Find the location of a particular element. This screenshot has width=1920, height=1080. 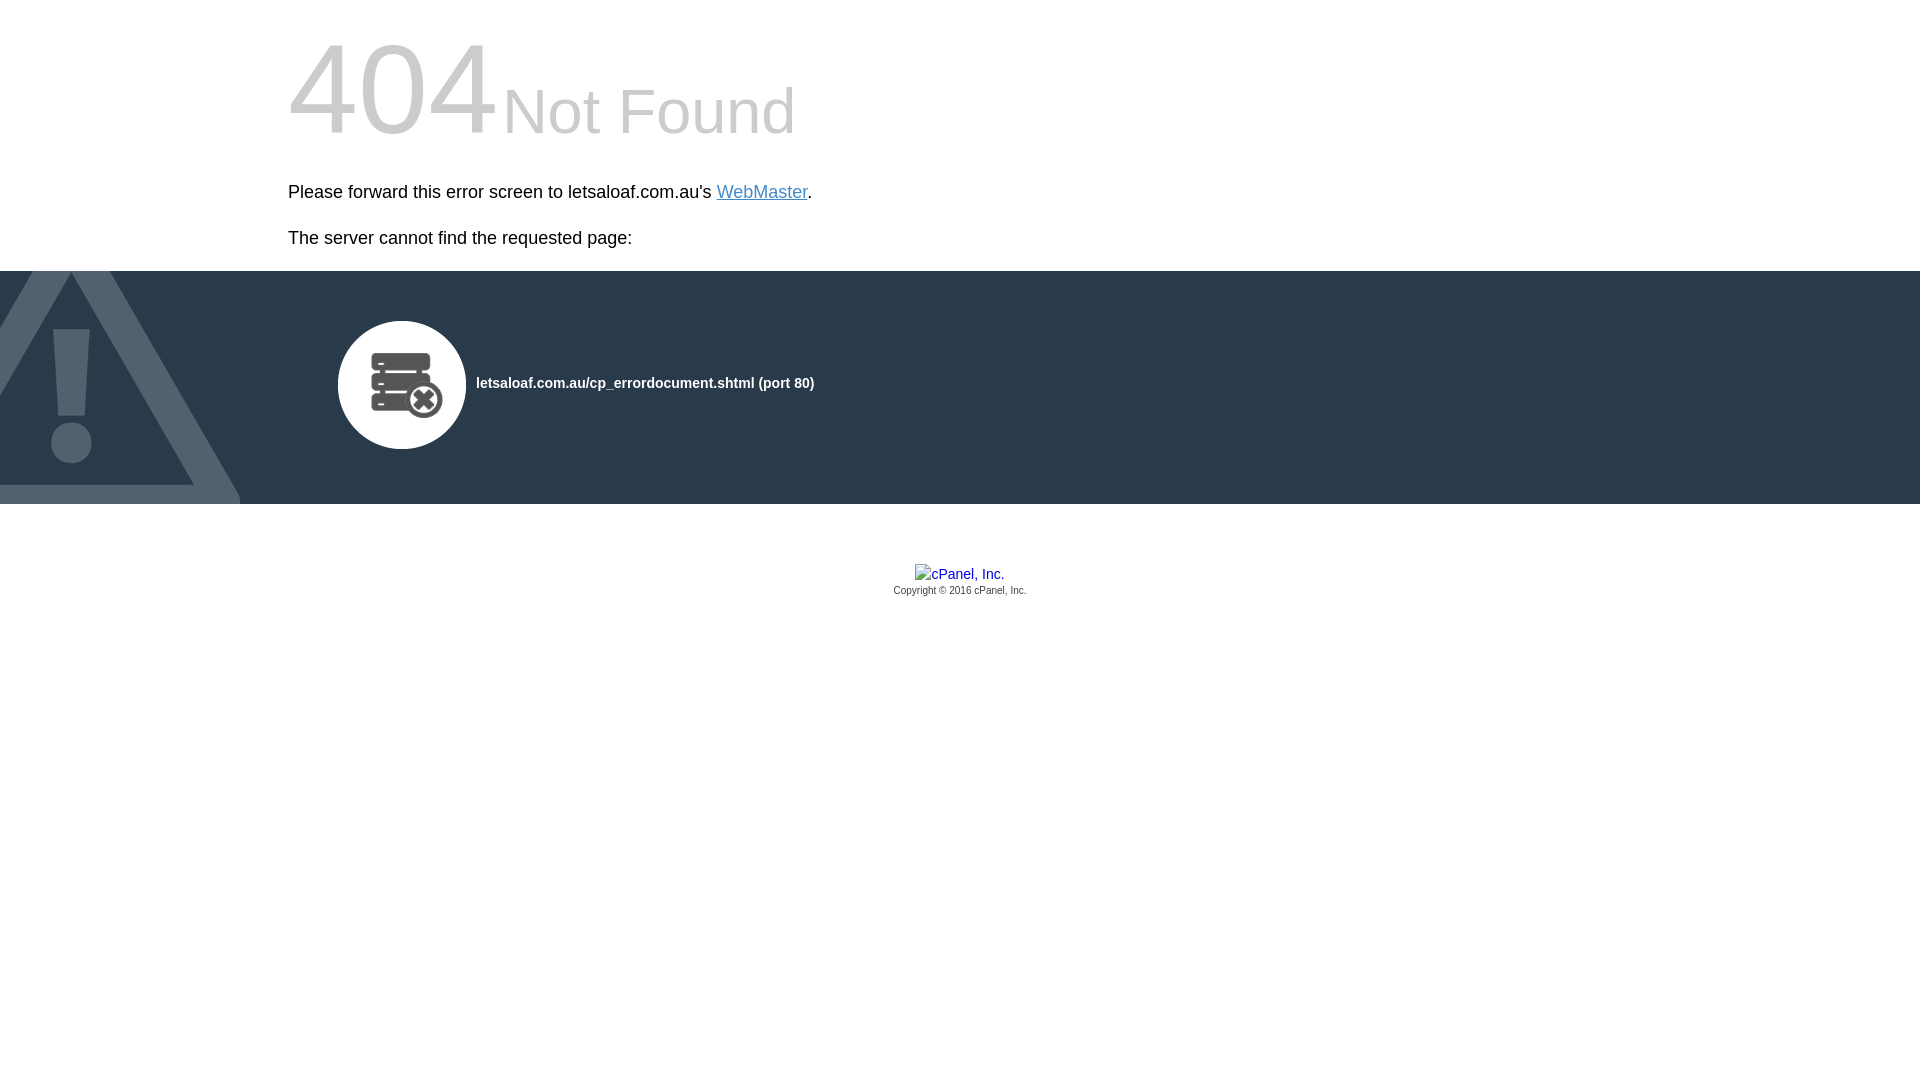

'WebMaster' is located at coordinates (761, 192).